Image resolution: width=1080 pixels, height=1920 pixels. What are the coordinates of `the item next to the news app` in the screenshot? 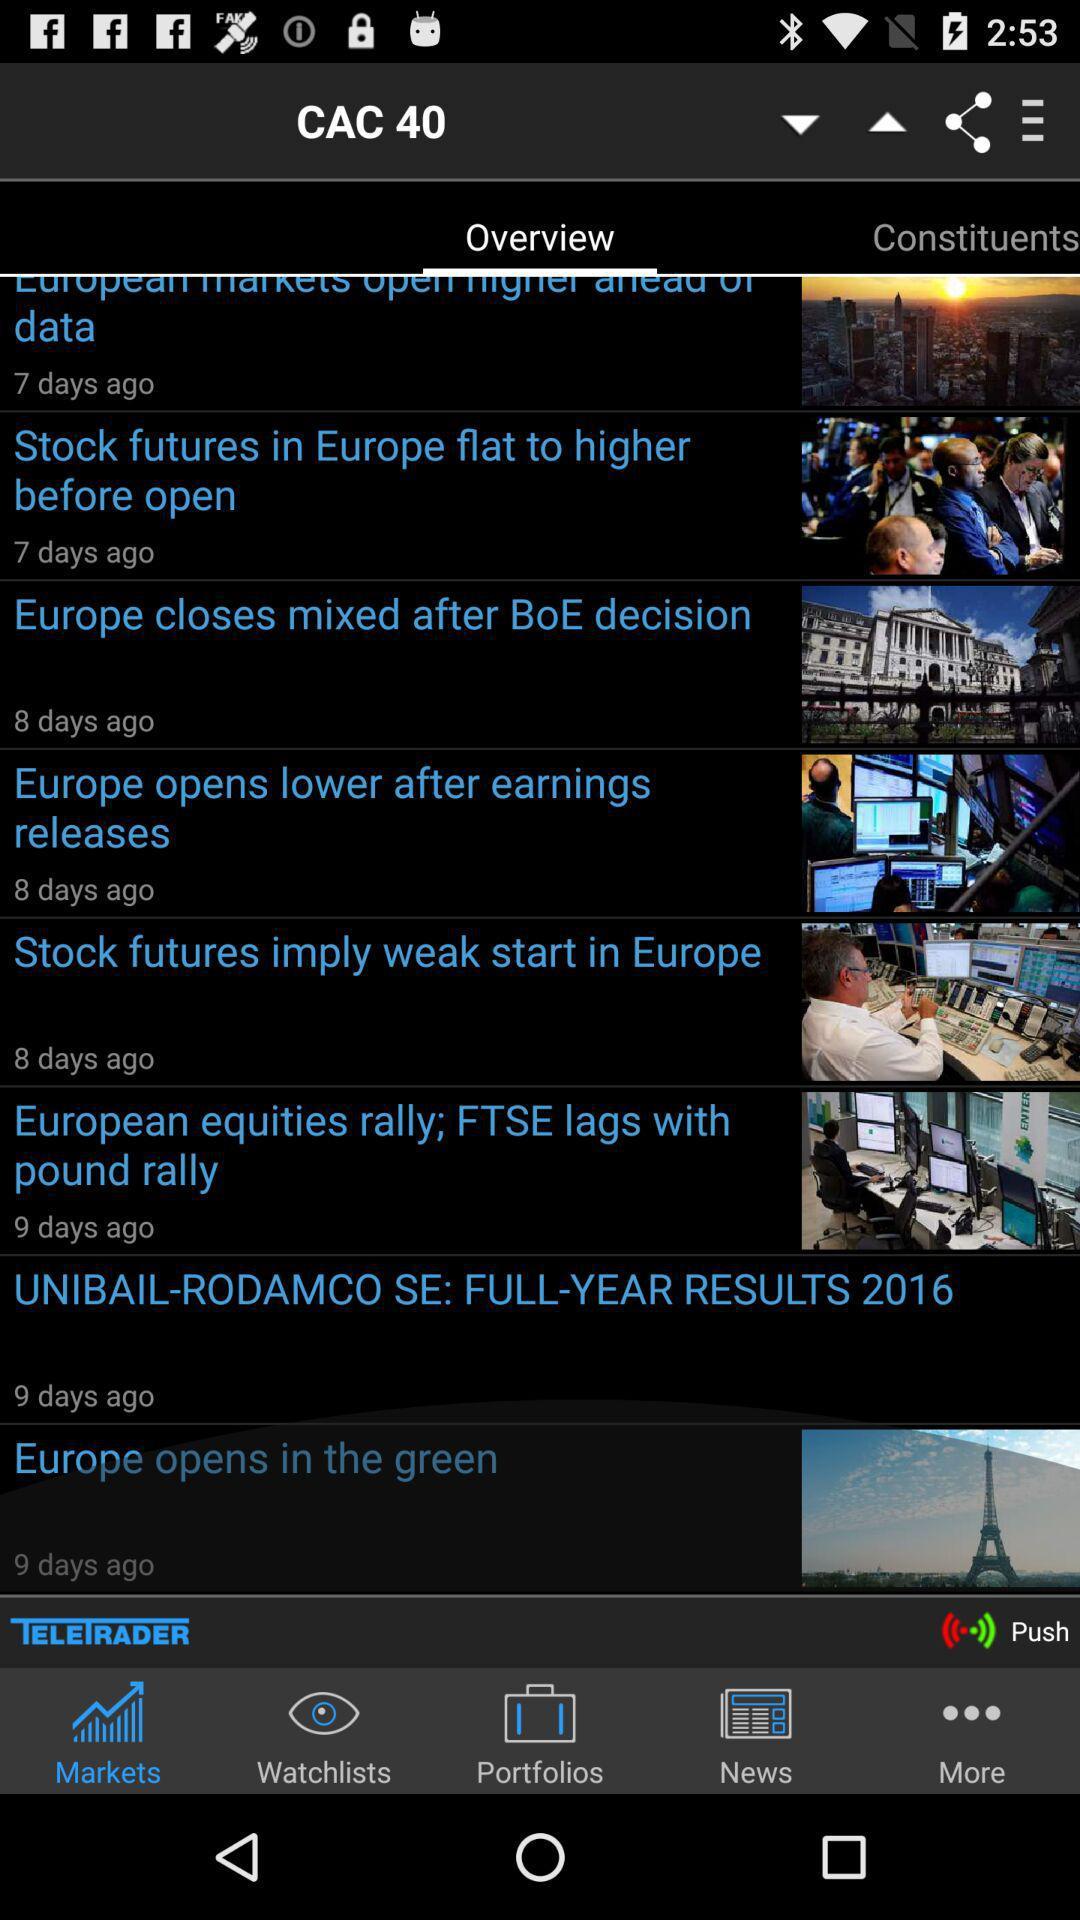 It's located at (971, 1732).